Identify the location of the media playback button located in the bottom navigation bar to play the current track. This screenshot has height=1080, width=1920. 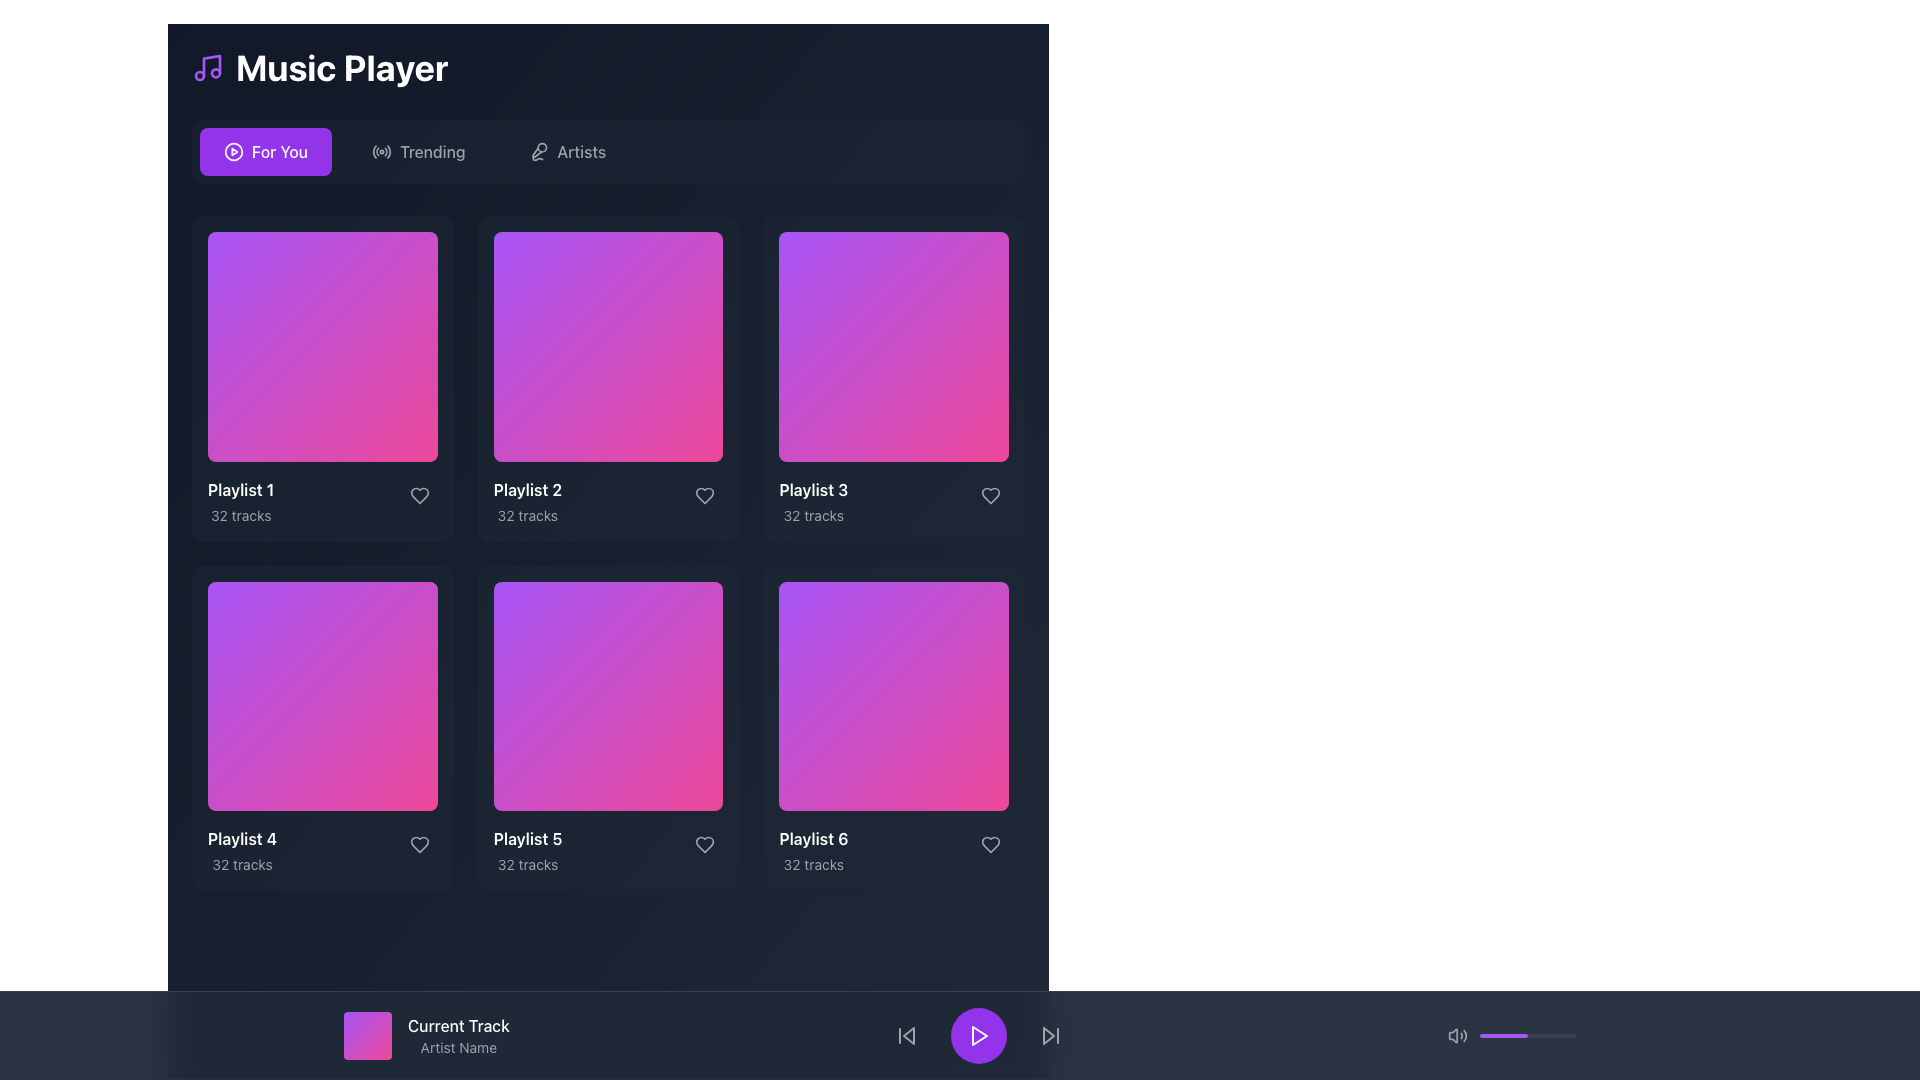
(978, 1035).